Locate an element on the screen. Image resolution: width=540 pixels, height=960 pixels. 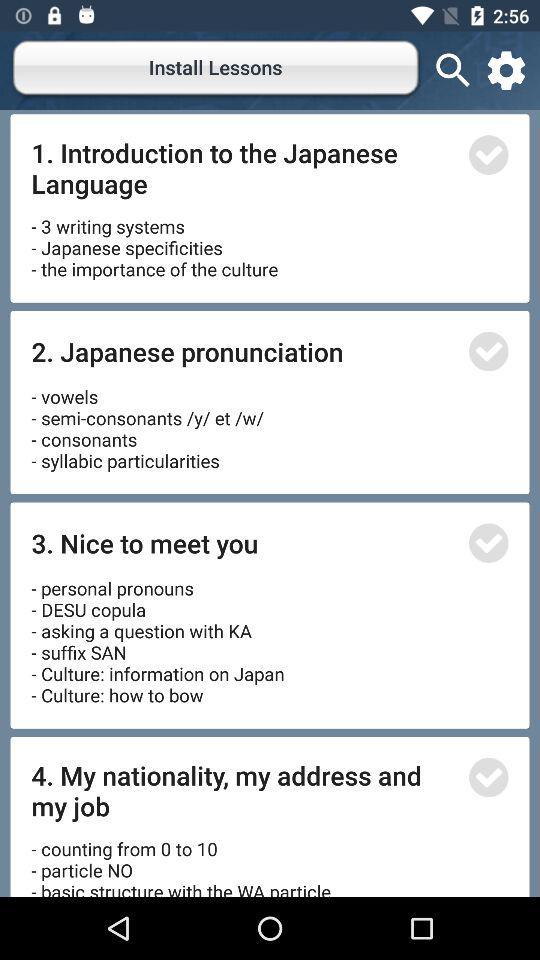
item above the 2. japanese pronunciation is located at coordinates (153, 240).